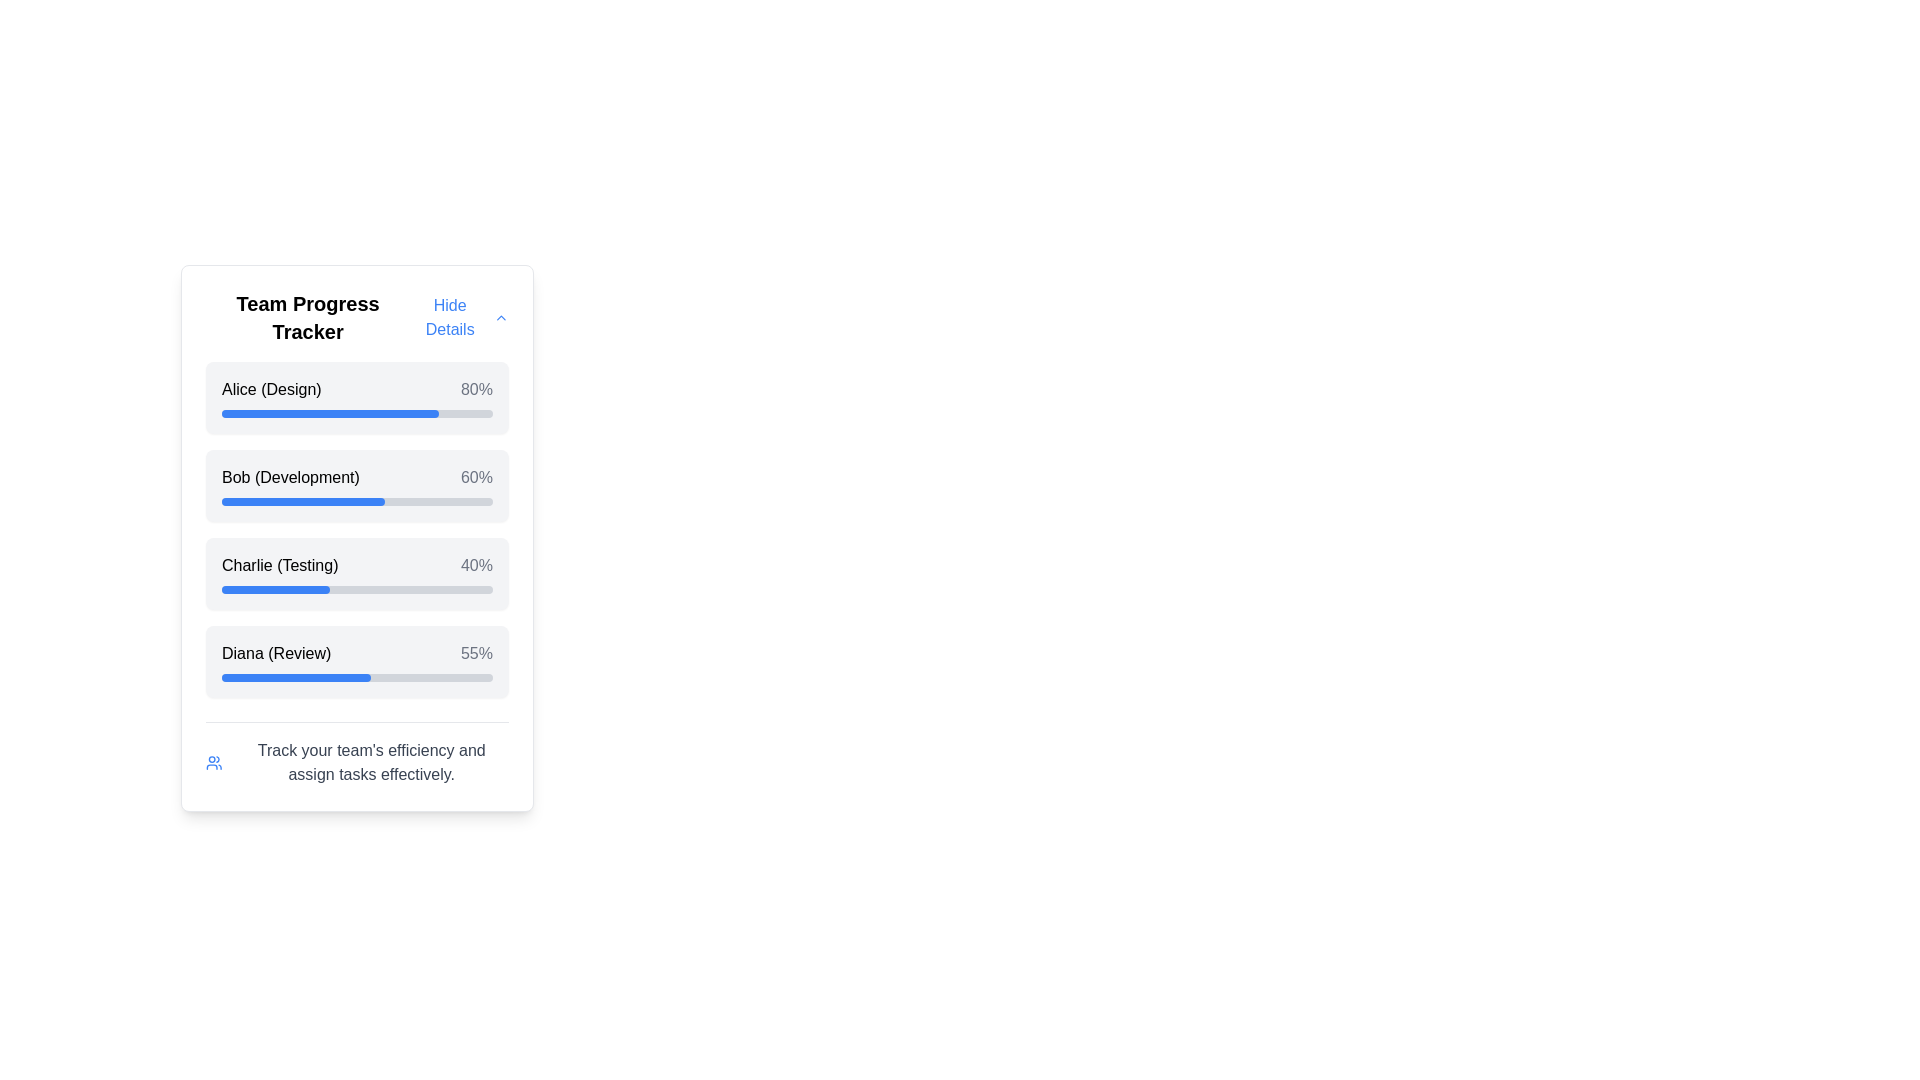 The width and height of the screenshot is (1920, 1080). What do you see at coordinates (357, 500) in the screenshot?
I see `the progress bar representing 60% completion for 'Bob (Development)', located beneath the text '60%' and above the next progress bar in a vertical list` at bounding box center [357, 500].